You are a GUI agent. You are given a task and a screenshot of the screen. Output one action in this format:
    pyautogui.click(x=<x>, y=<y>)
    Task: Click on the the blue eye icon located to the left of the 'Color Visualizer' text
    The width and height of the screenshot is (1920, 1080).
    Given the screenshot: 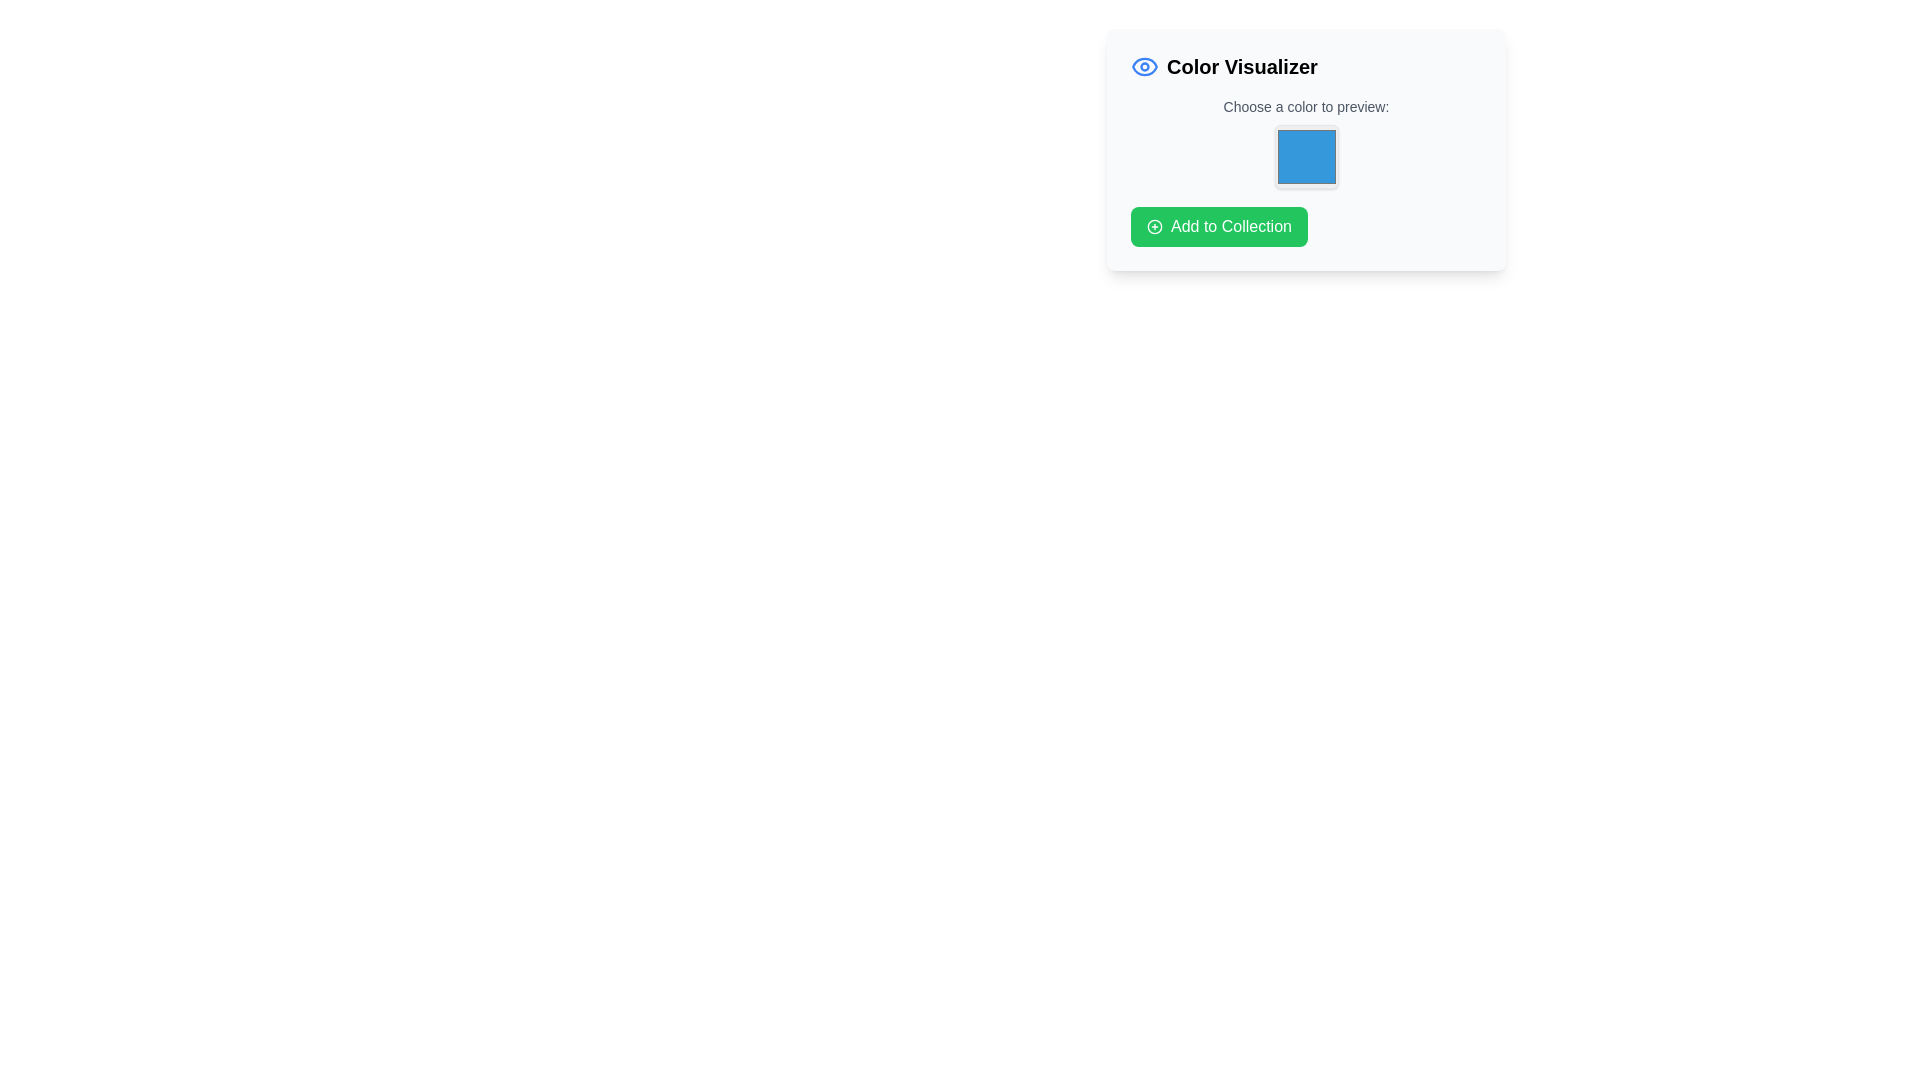 What is the action you would take?
    pyautogui.click(x=1145, y=65)
    